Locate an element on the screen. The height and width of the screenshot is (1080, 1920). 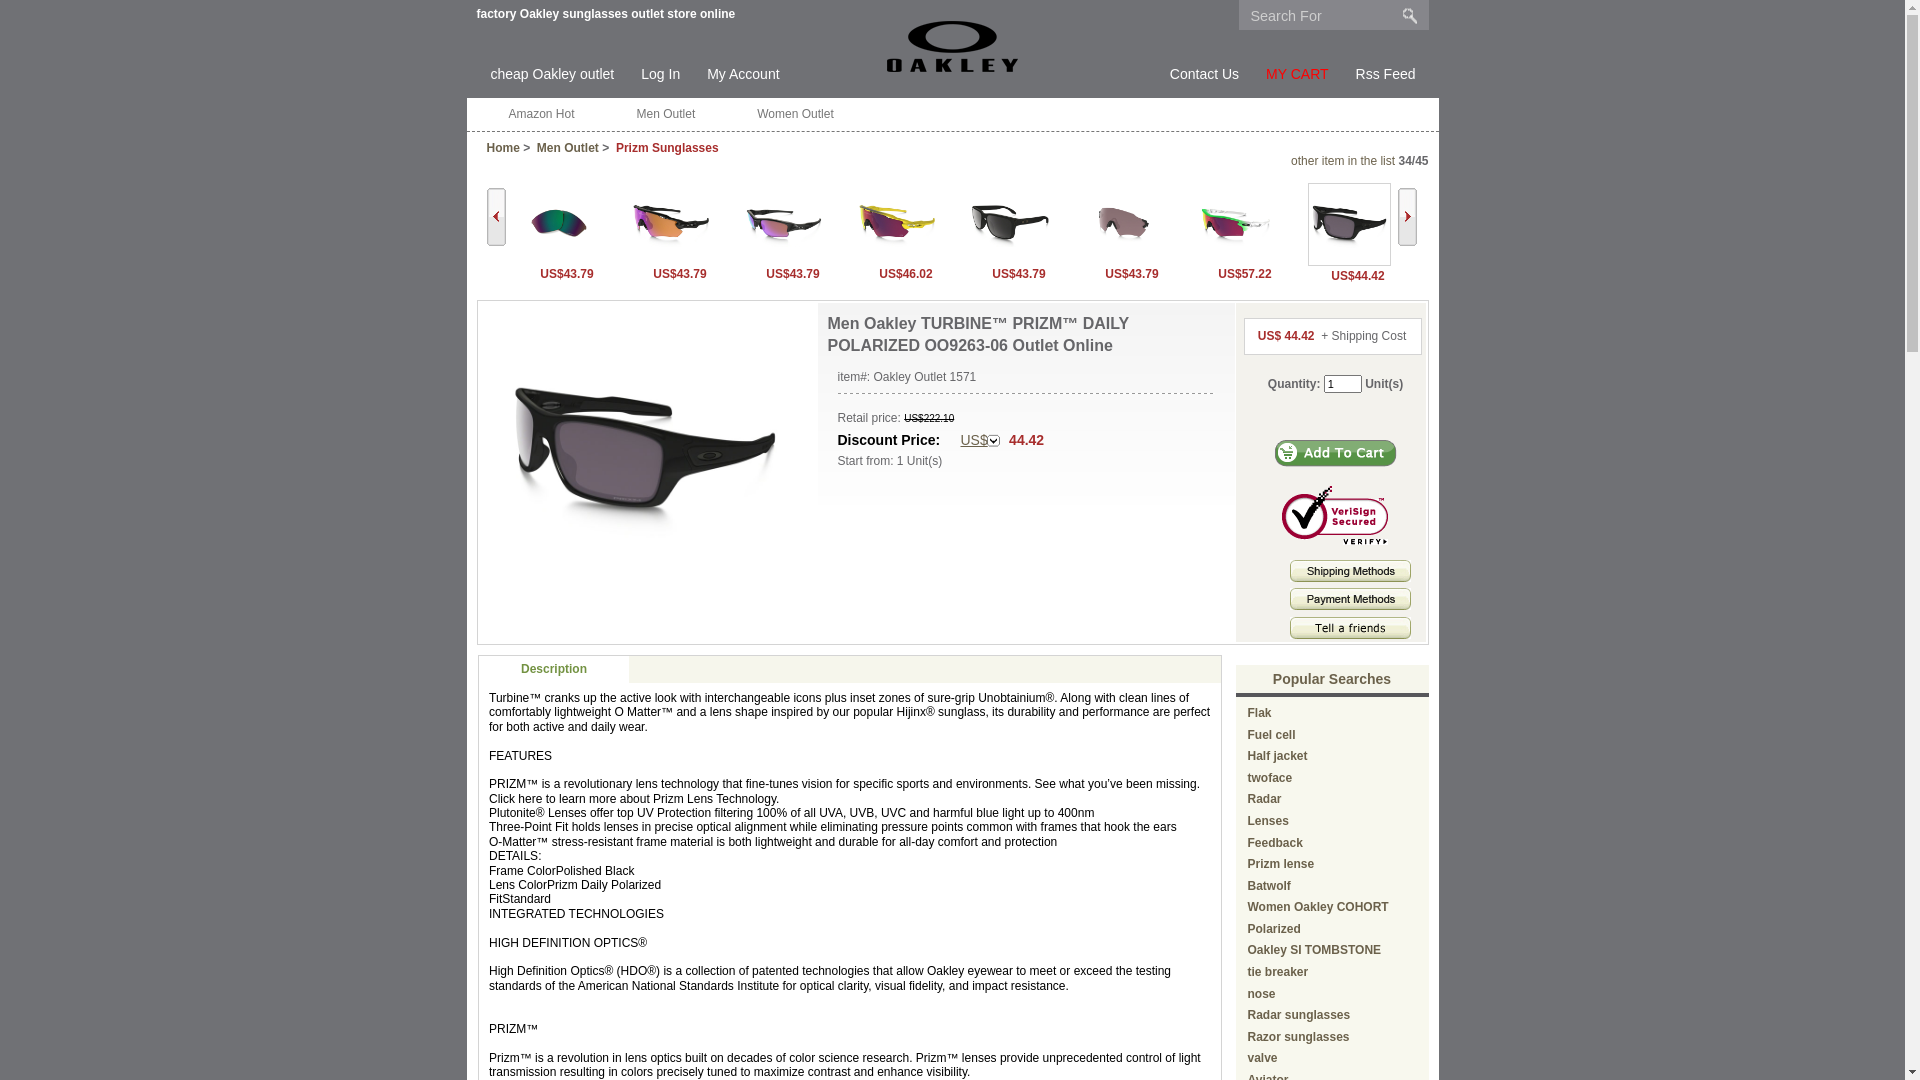
'Prizm Sunglasses' is located at coordinates (667, 146).